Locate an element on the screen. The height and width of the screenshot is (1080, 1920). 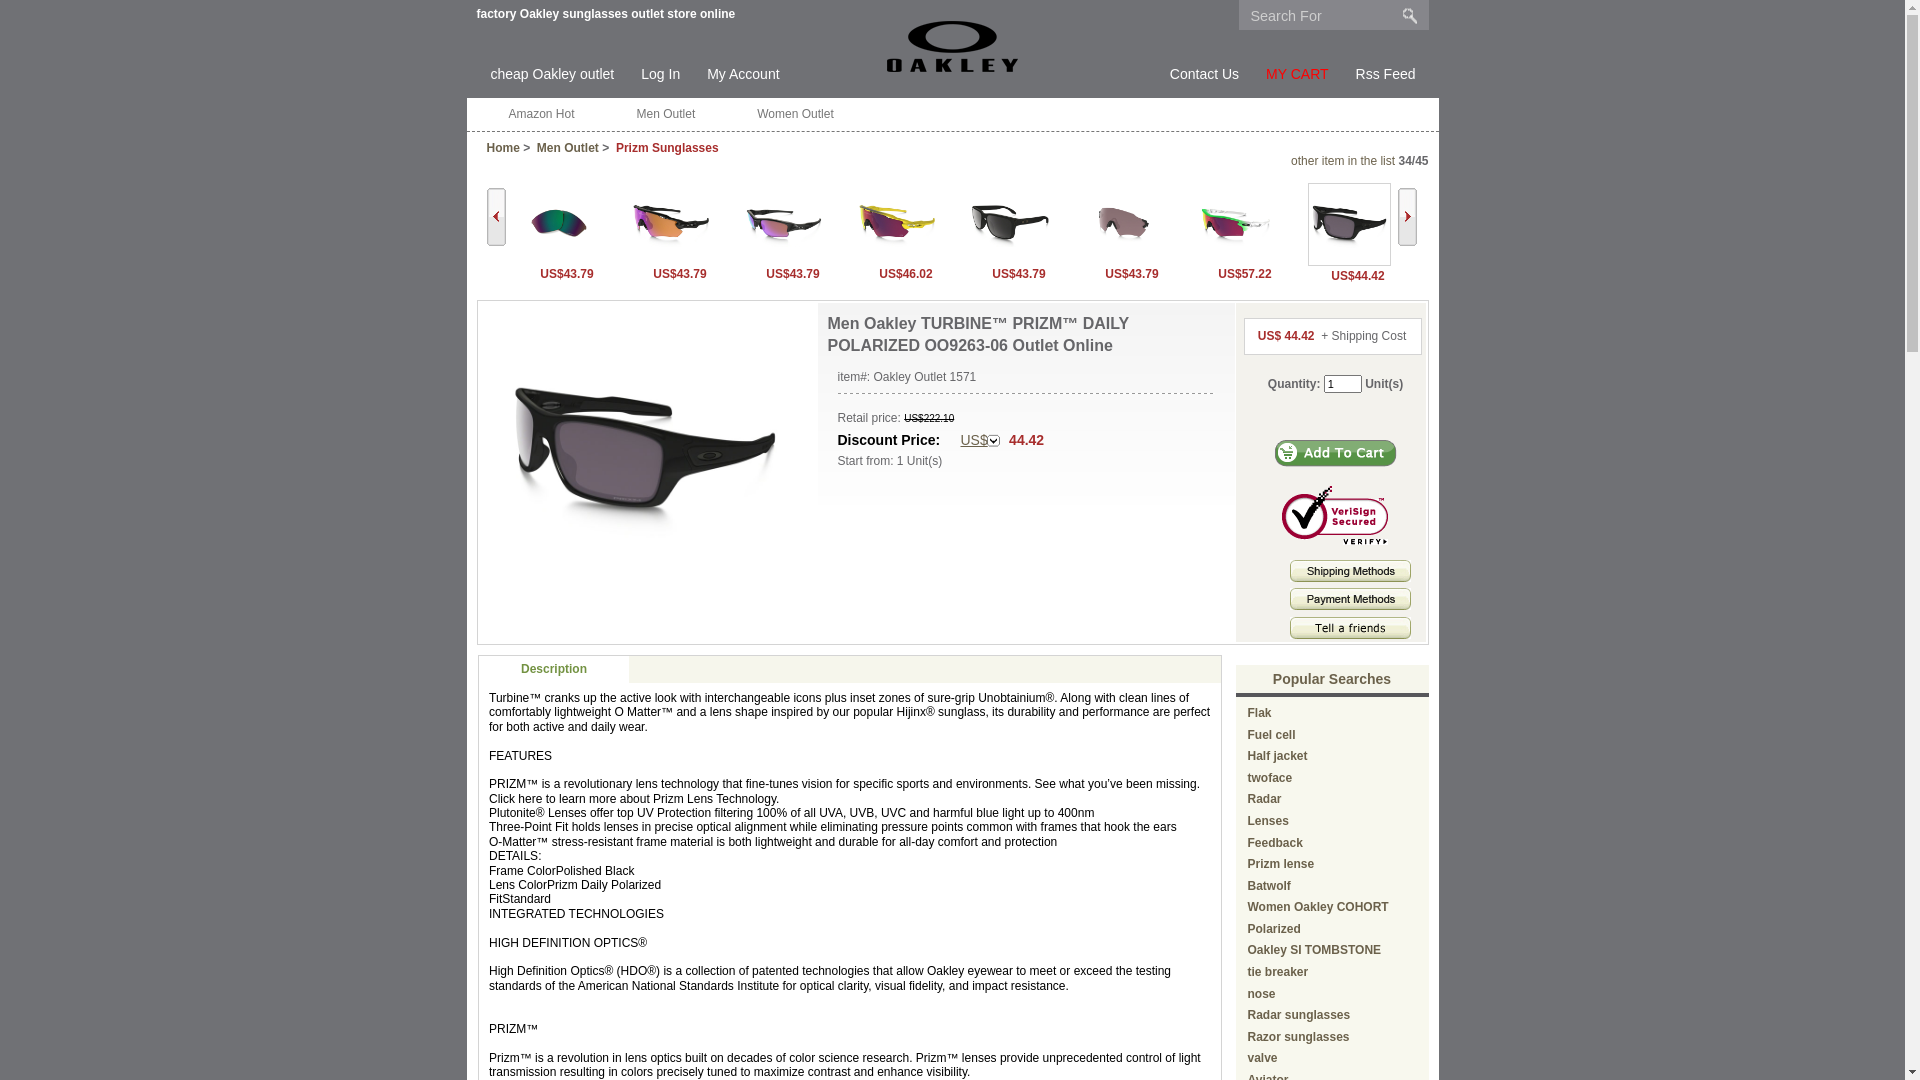
'Prizm Sunglasses' is located at coordinates (667, 146).